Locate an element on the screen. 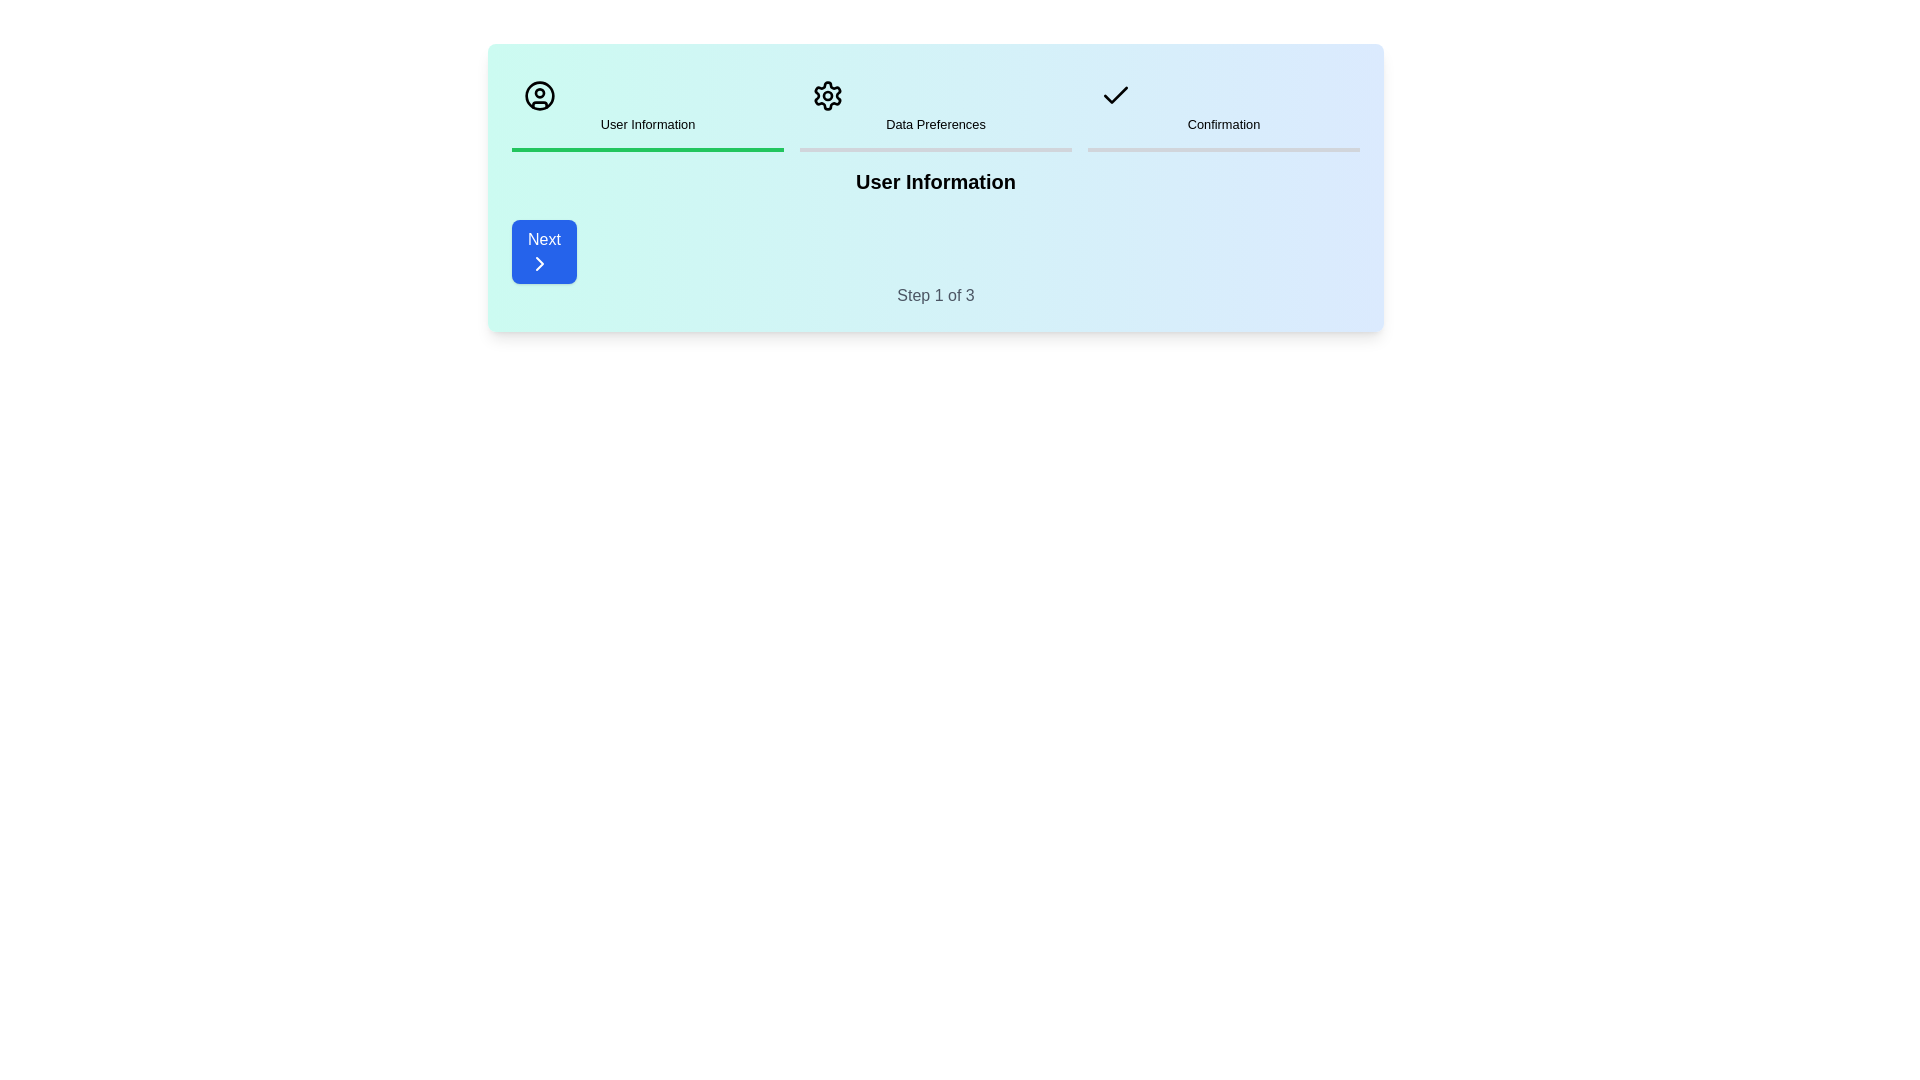 This screenshot has width=1920, height=1080. 'Next' button to navigate to the next step in the wizard is located at coordinates (543, 250).